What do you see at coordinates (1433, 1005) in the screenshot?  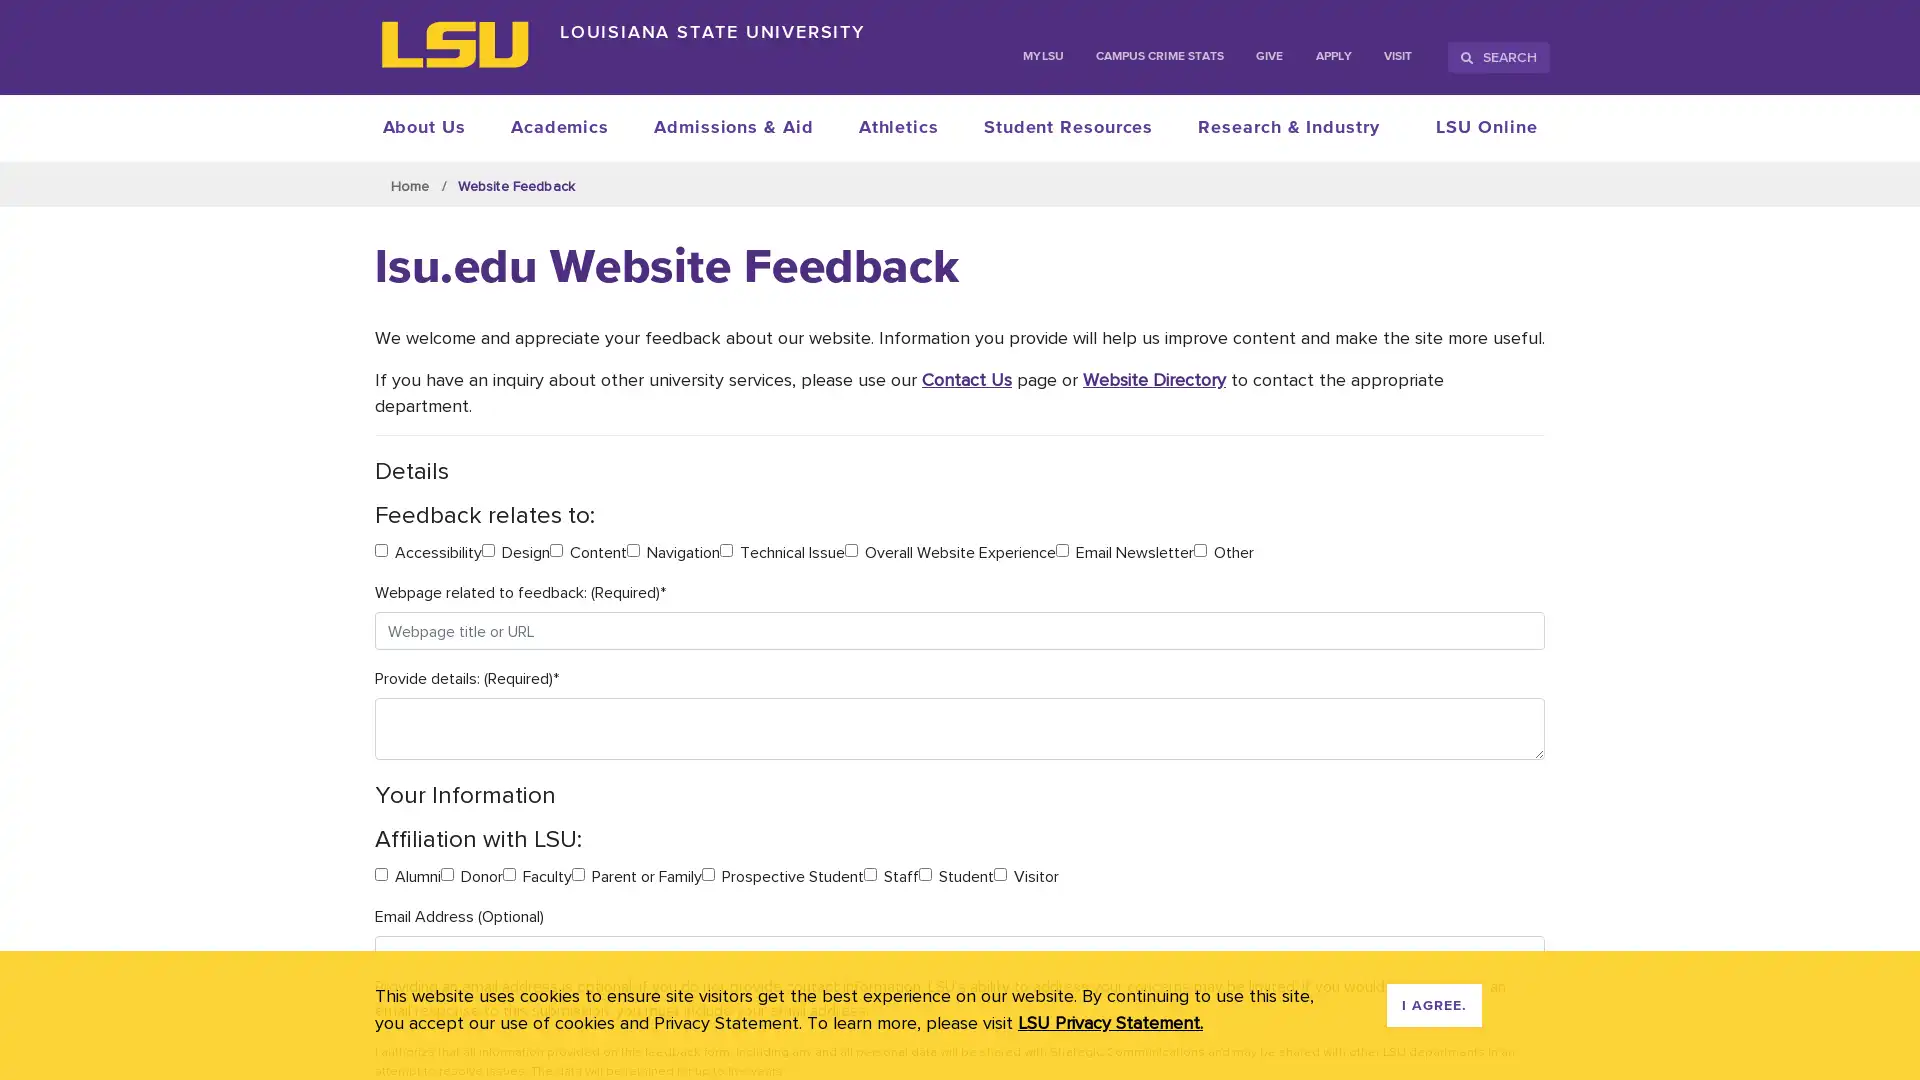 I see `dismiss cookie message` at bounding box center [1433, 1005].